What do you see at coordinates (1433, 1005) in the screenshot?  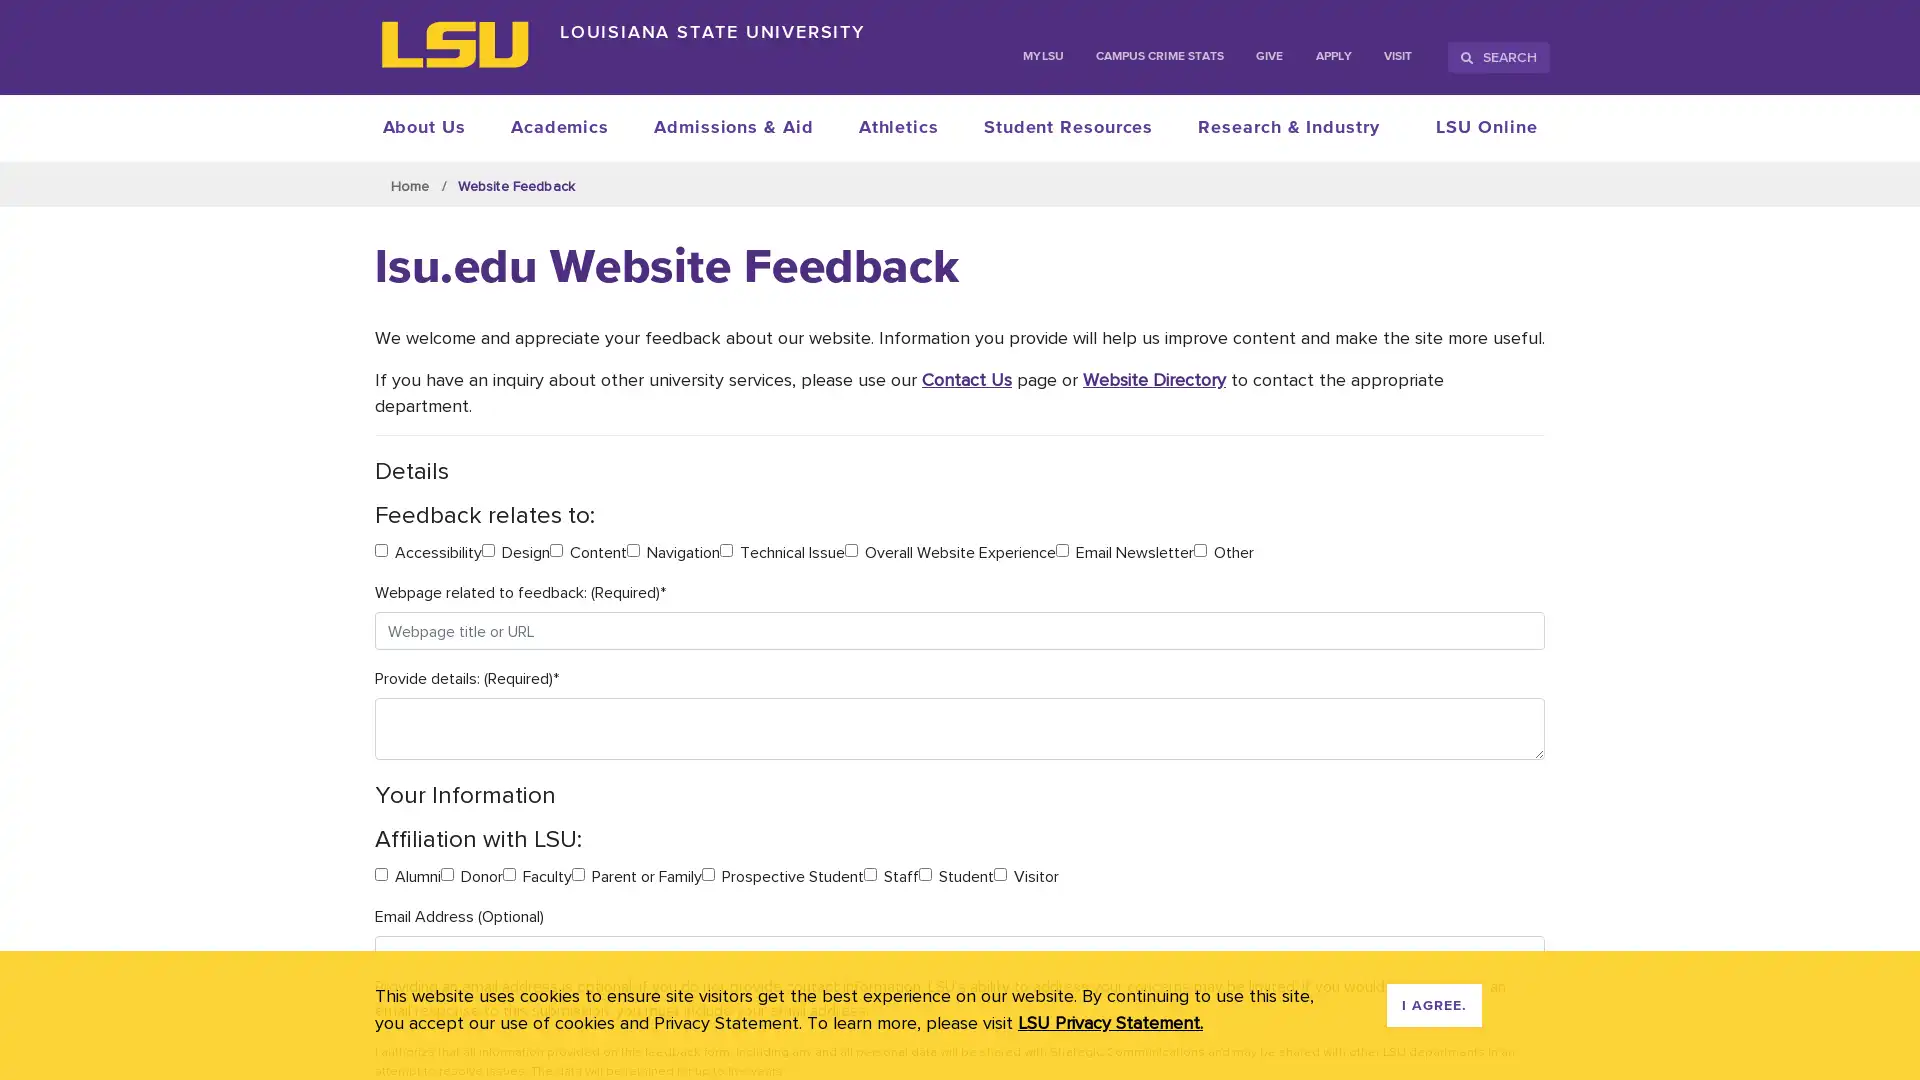 I see `dismiss cookie message` at bounding box center [1433, 1005].